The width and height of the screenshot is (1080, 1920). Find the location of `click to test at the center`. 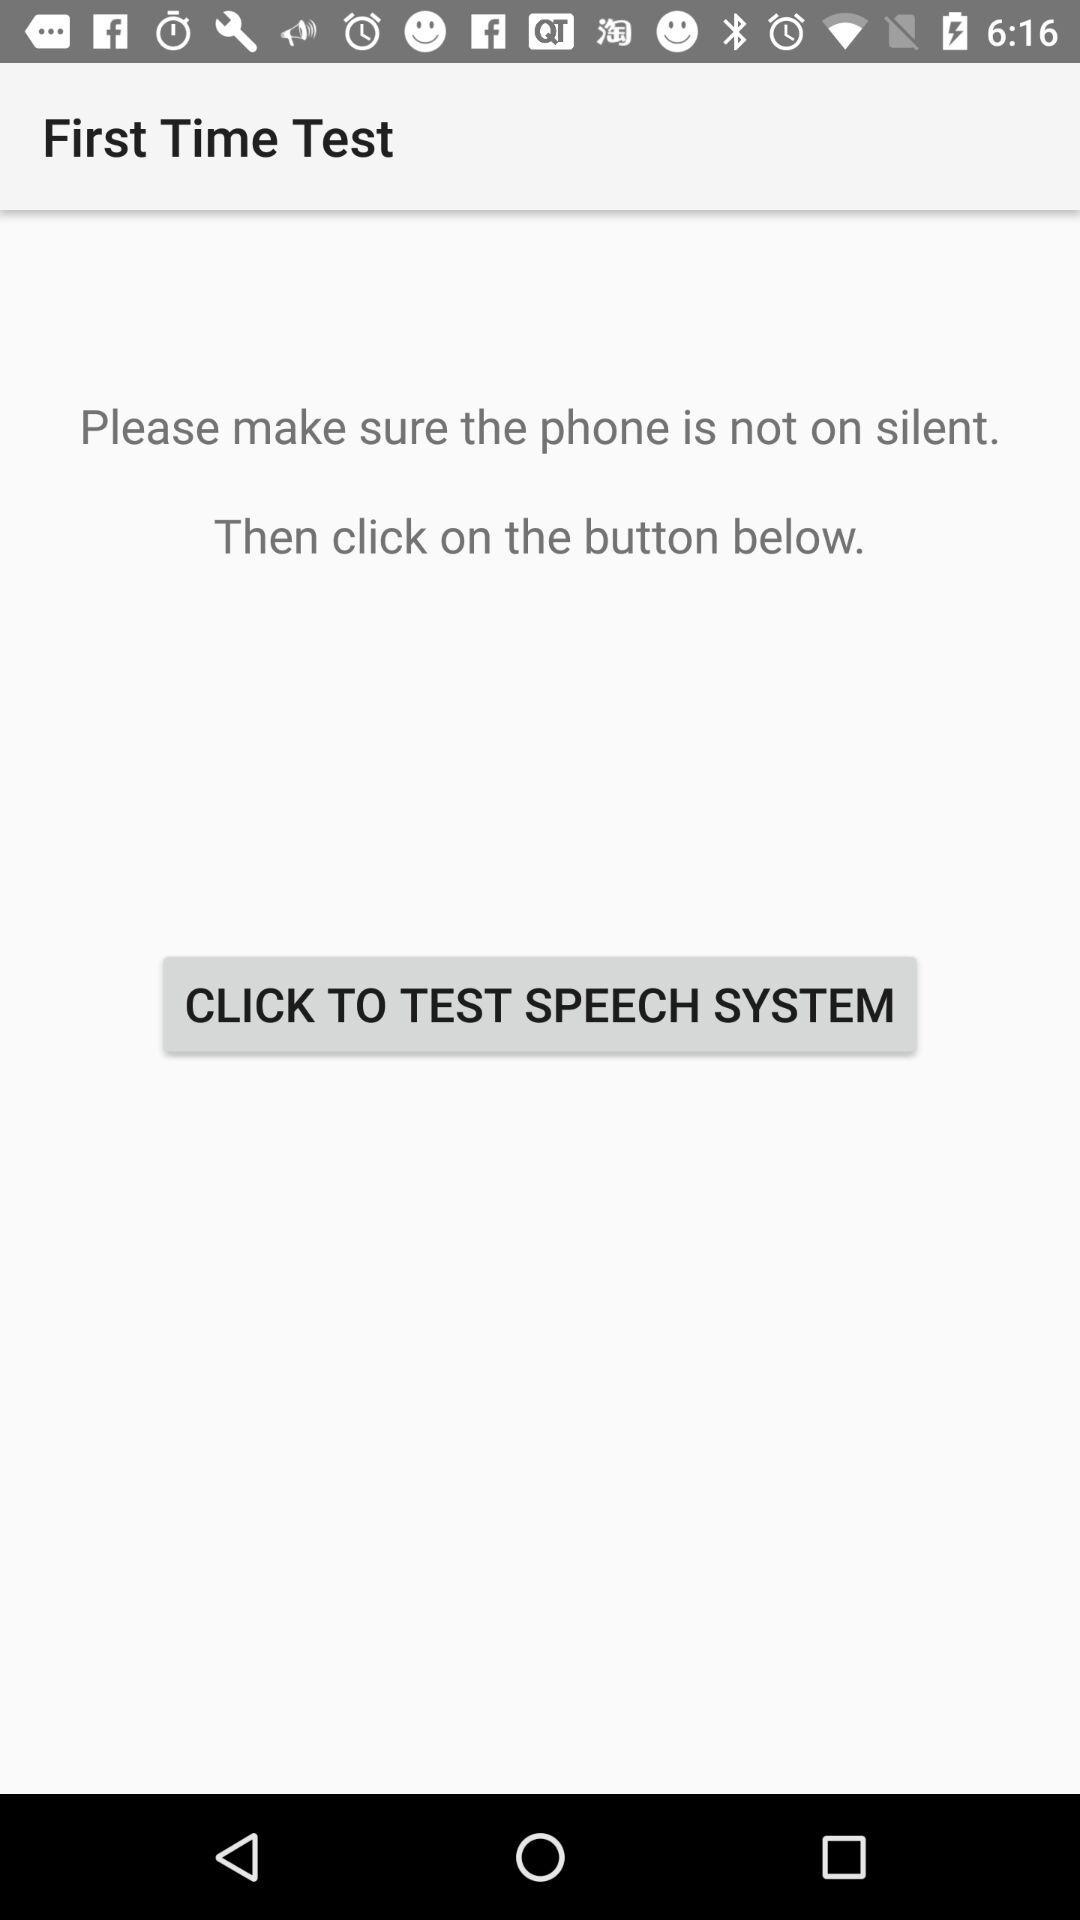

click to test at the center is located at coordinates (540, 1004).